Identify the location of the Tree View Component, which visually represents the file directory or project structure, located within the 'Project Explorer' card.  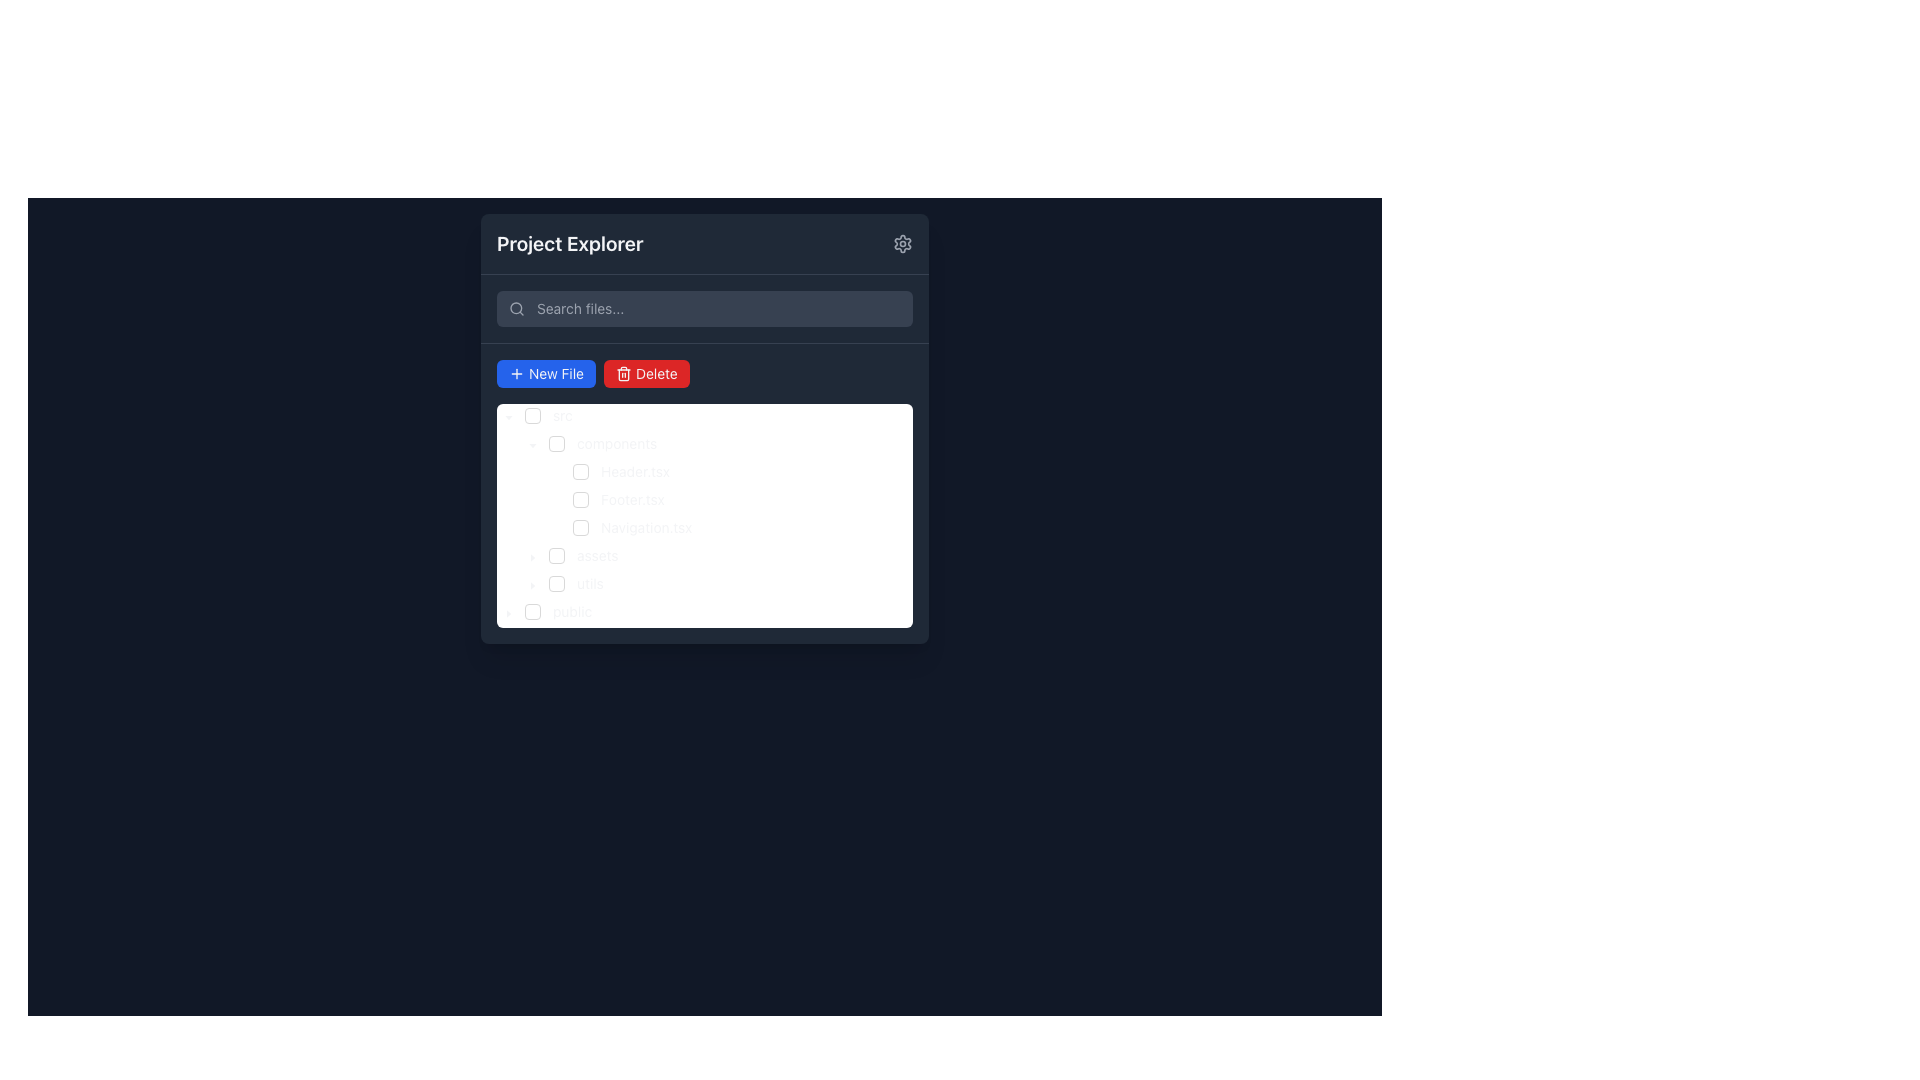
(705, 493).